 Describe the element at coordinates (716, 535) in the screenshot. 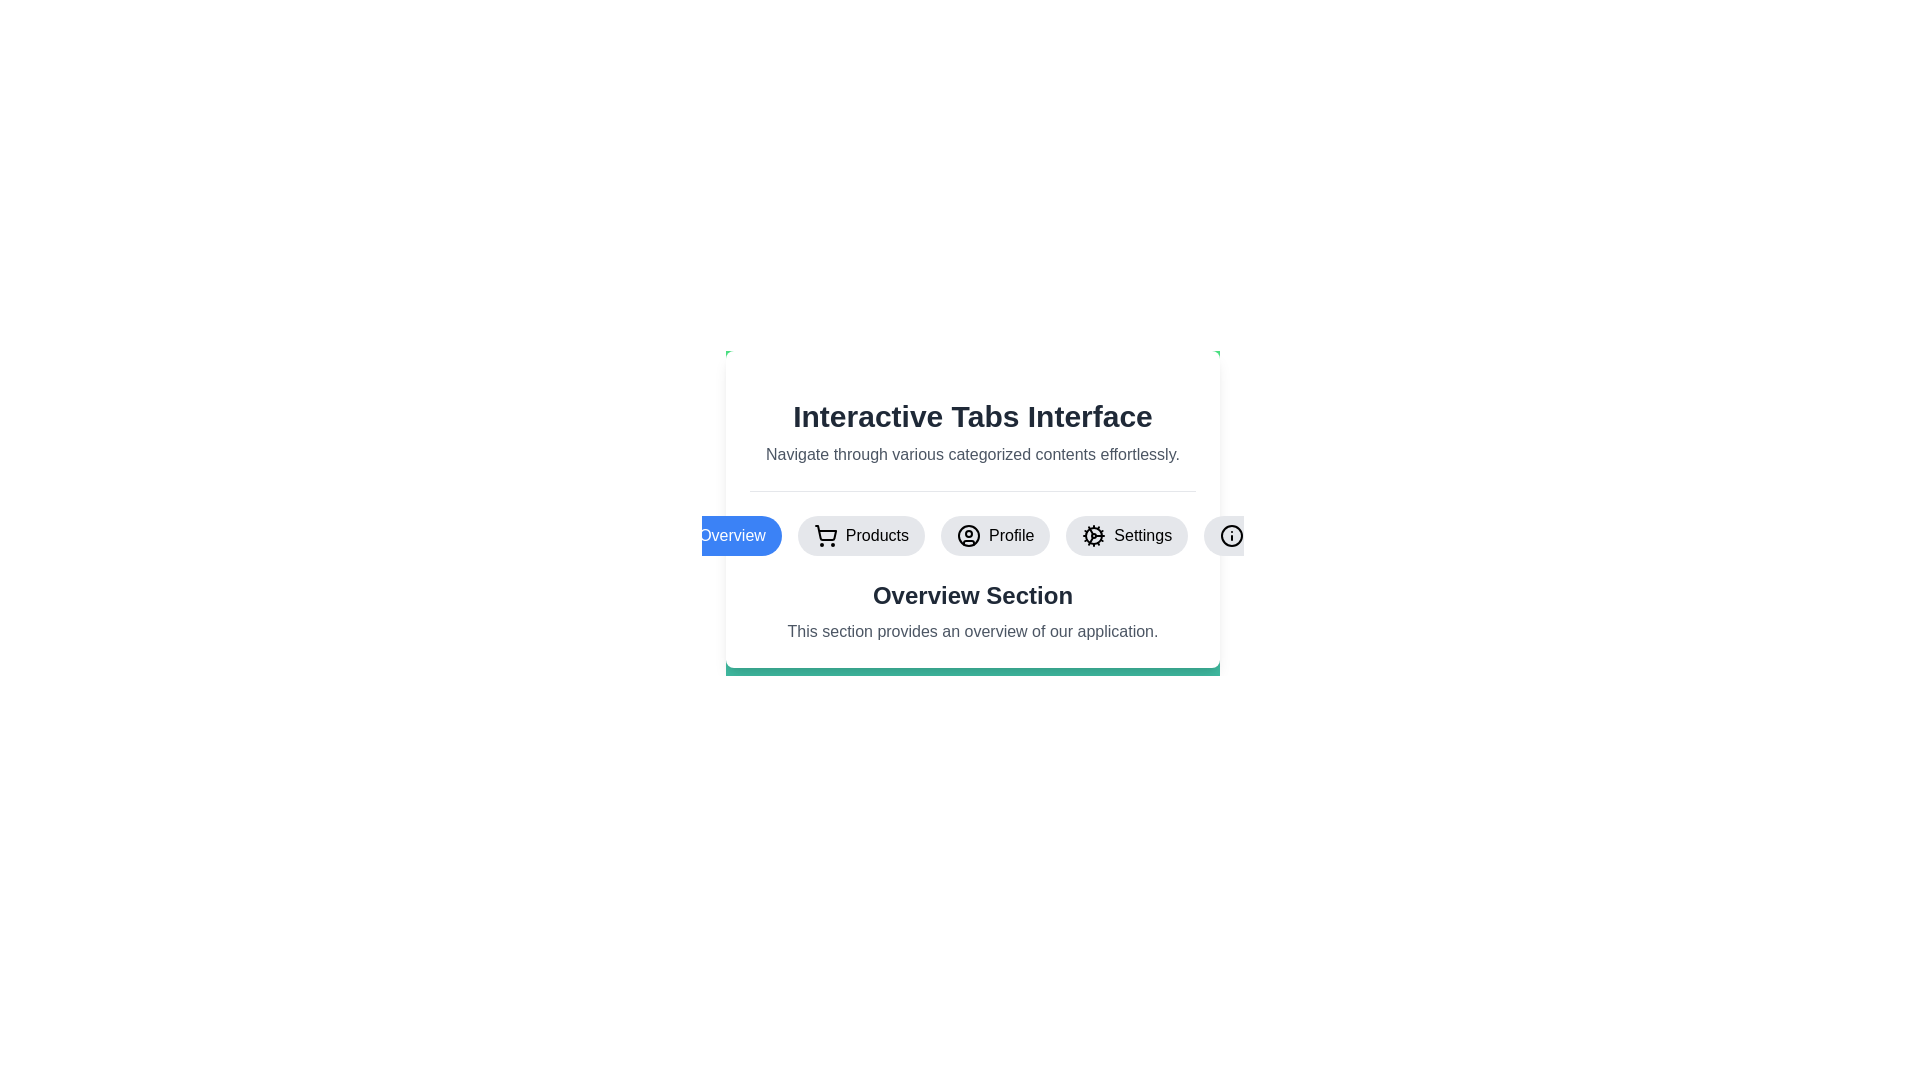

I see `the blue rounded rectangular button labeled 'Overview'` at that location.